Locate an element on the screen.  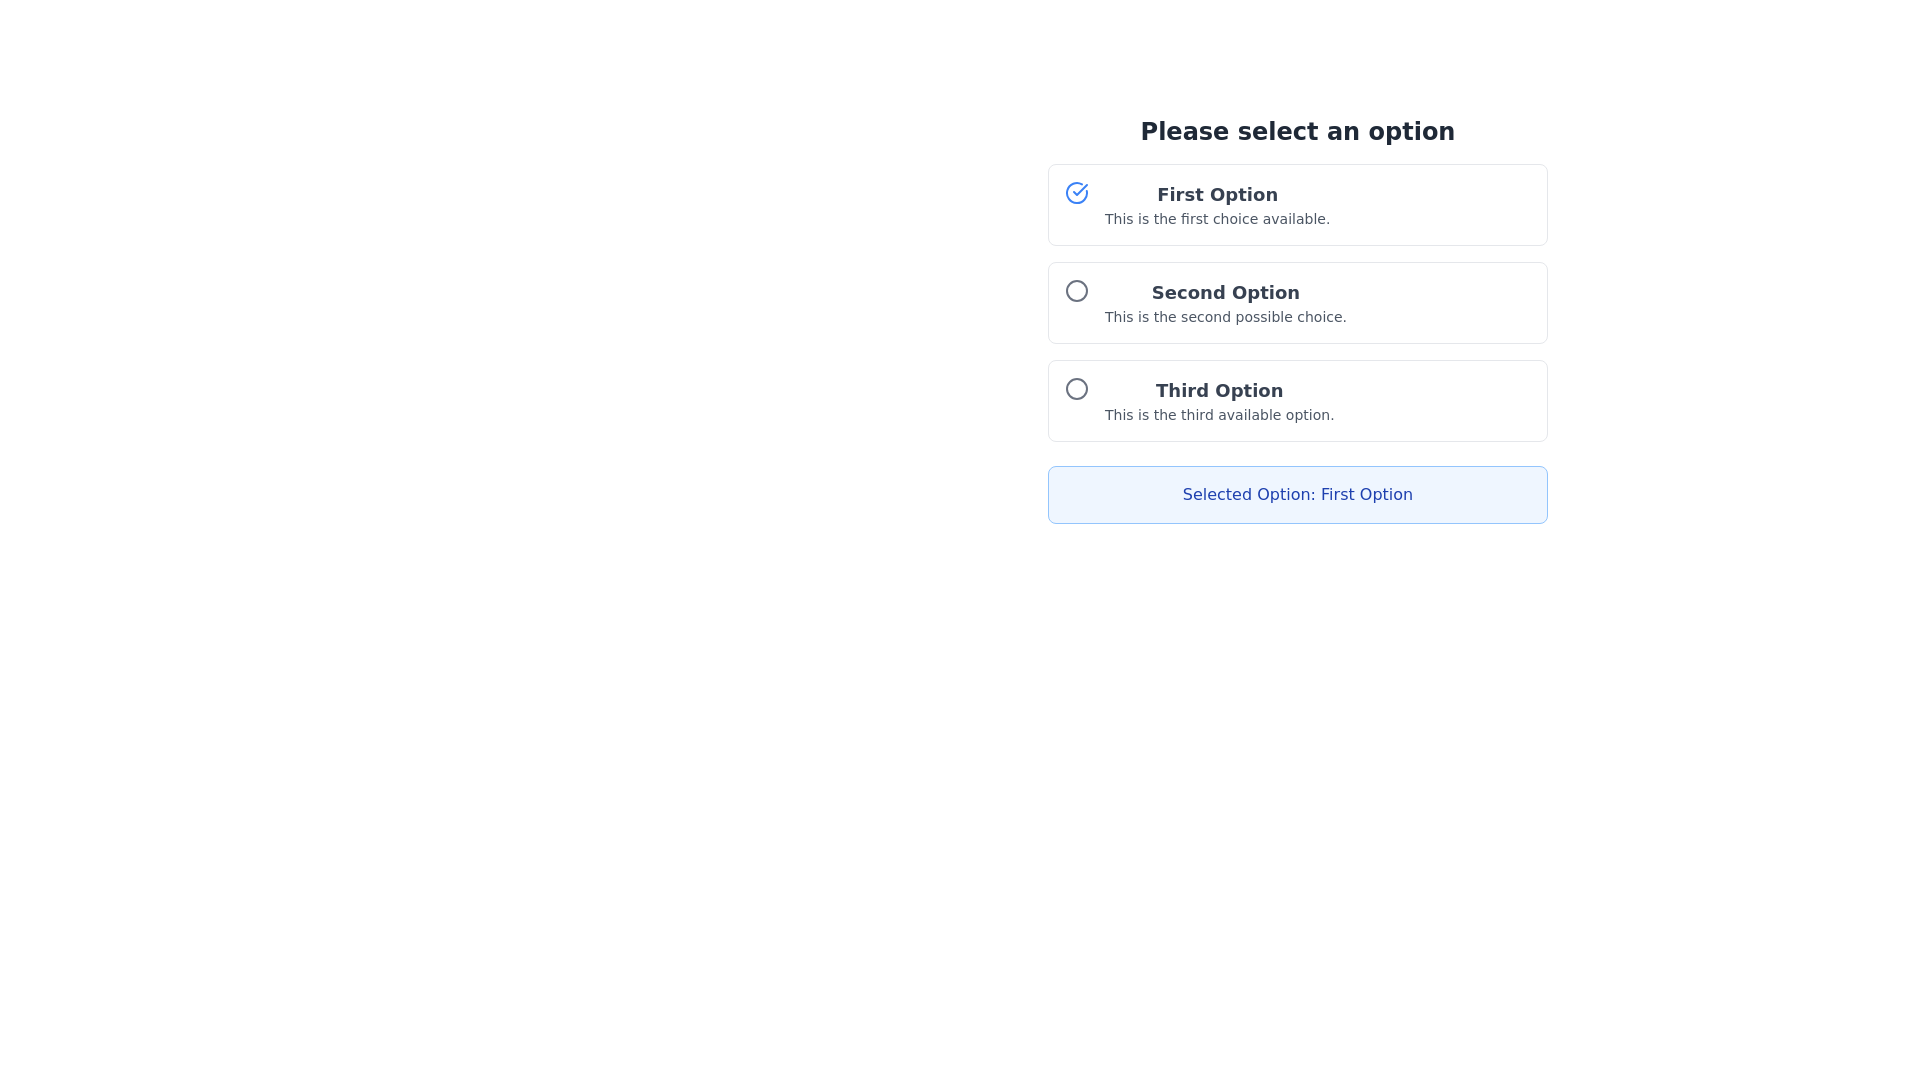
the text label stating 'This is the second possible choice.' which is styled in a small-sized, light gray font and is located below the title 'Second Option' is located at coordinates (1225, 315).